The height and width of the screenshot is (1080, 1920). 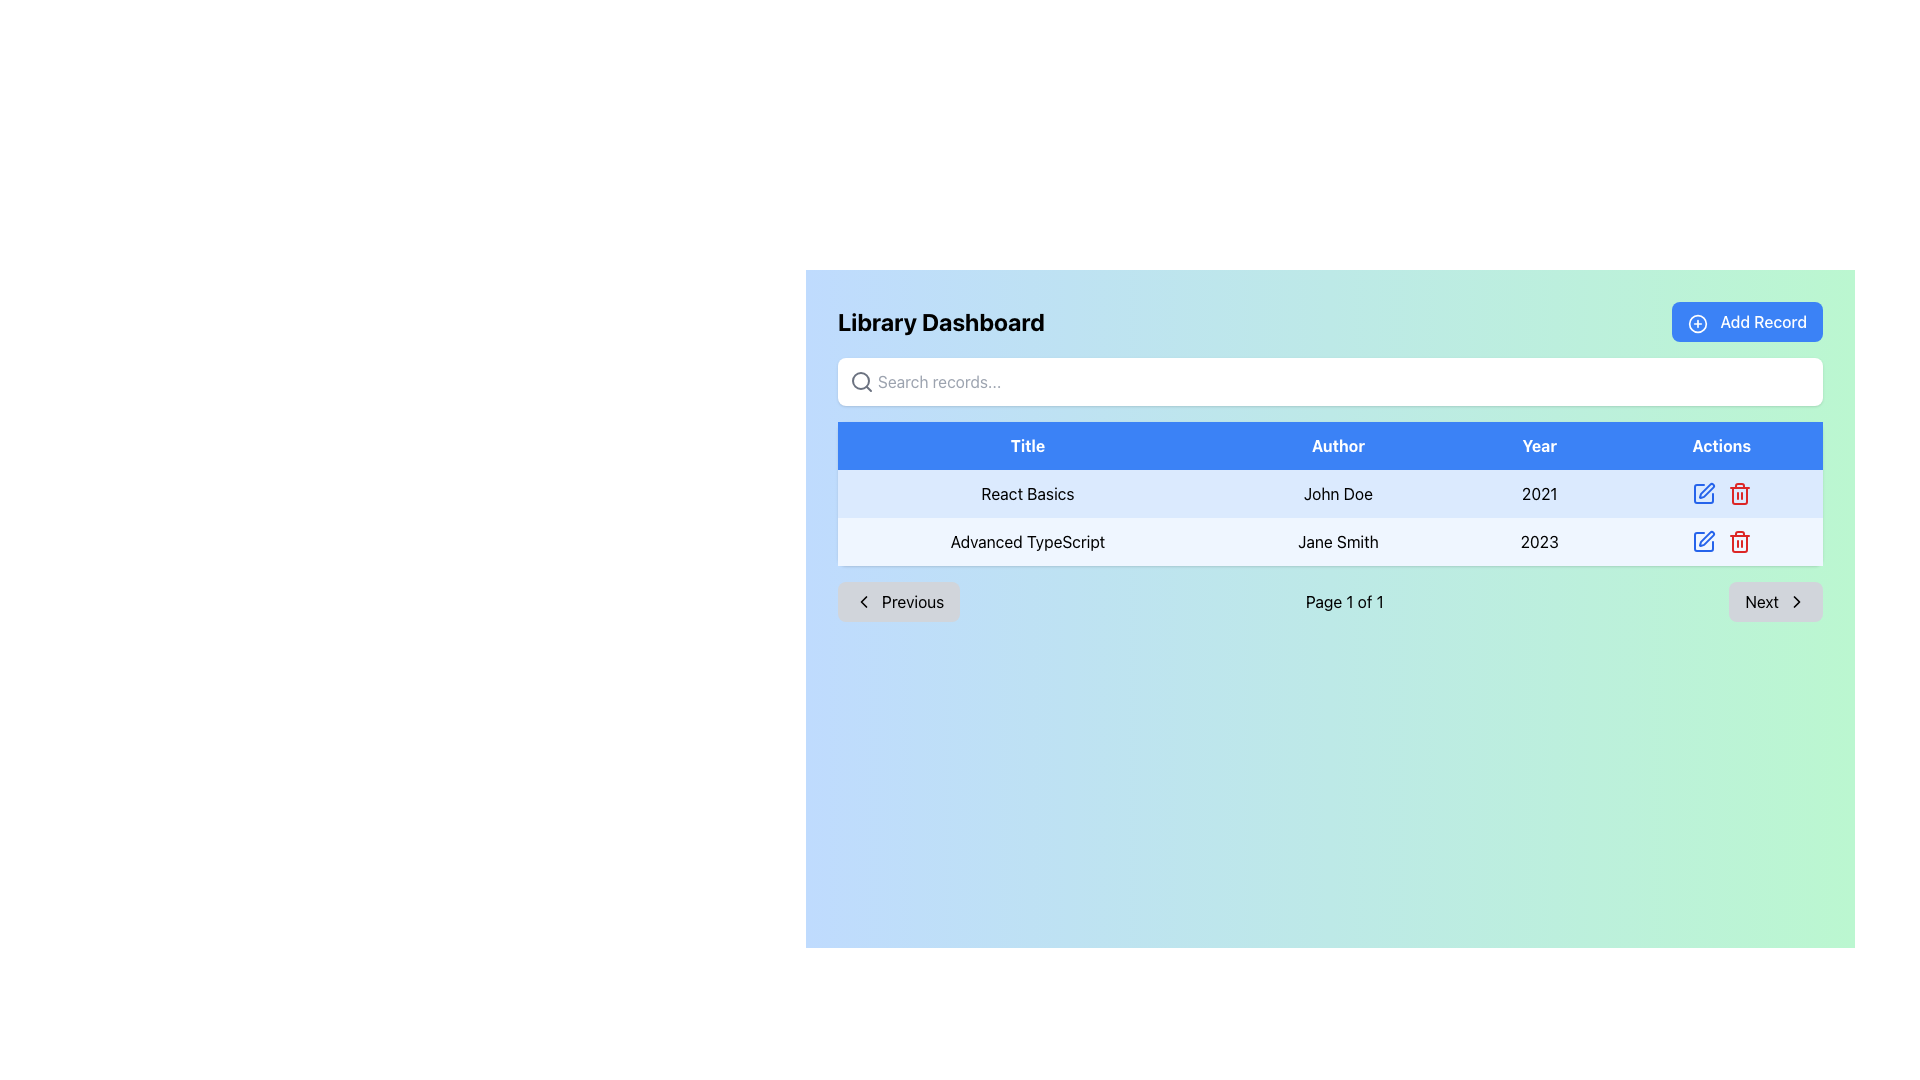 What do you see at coordinates (1338, 445) in the screenshot?
I see `the table header indicating 'Authors', which is the second header in a horizontal row between 'Title' and 'Year'` at bounding box center [1338, 445].